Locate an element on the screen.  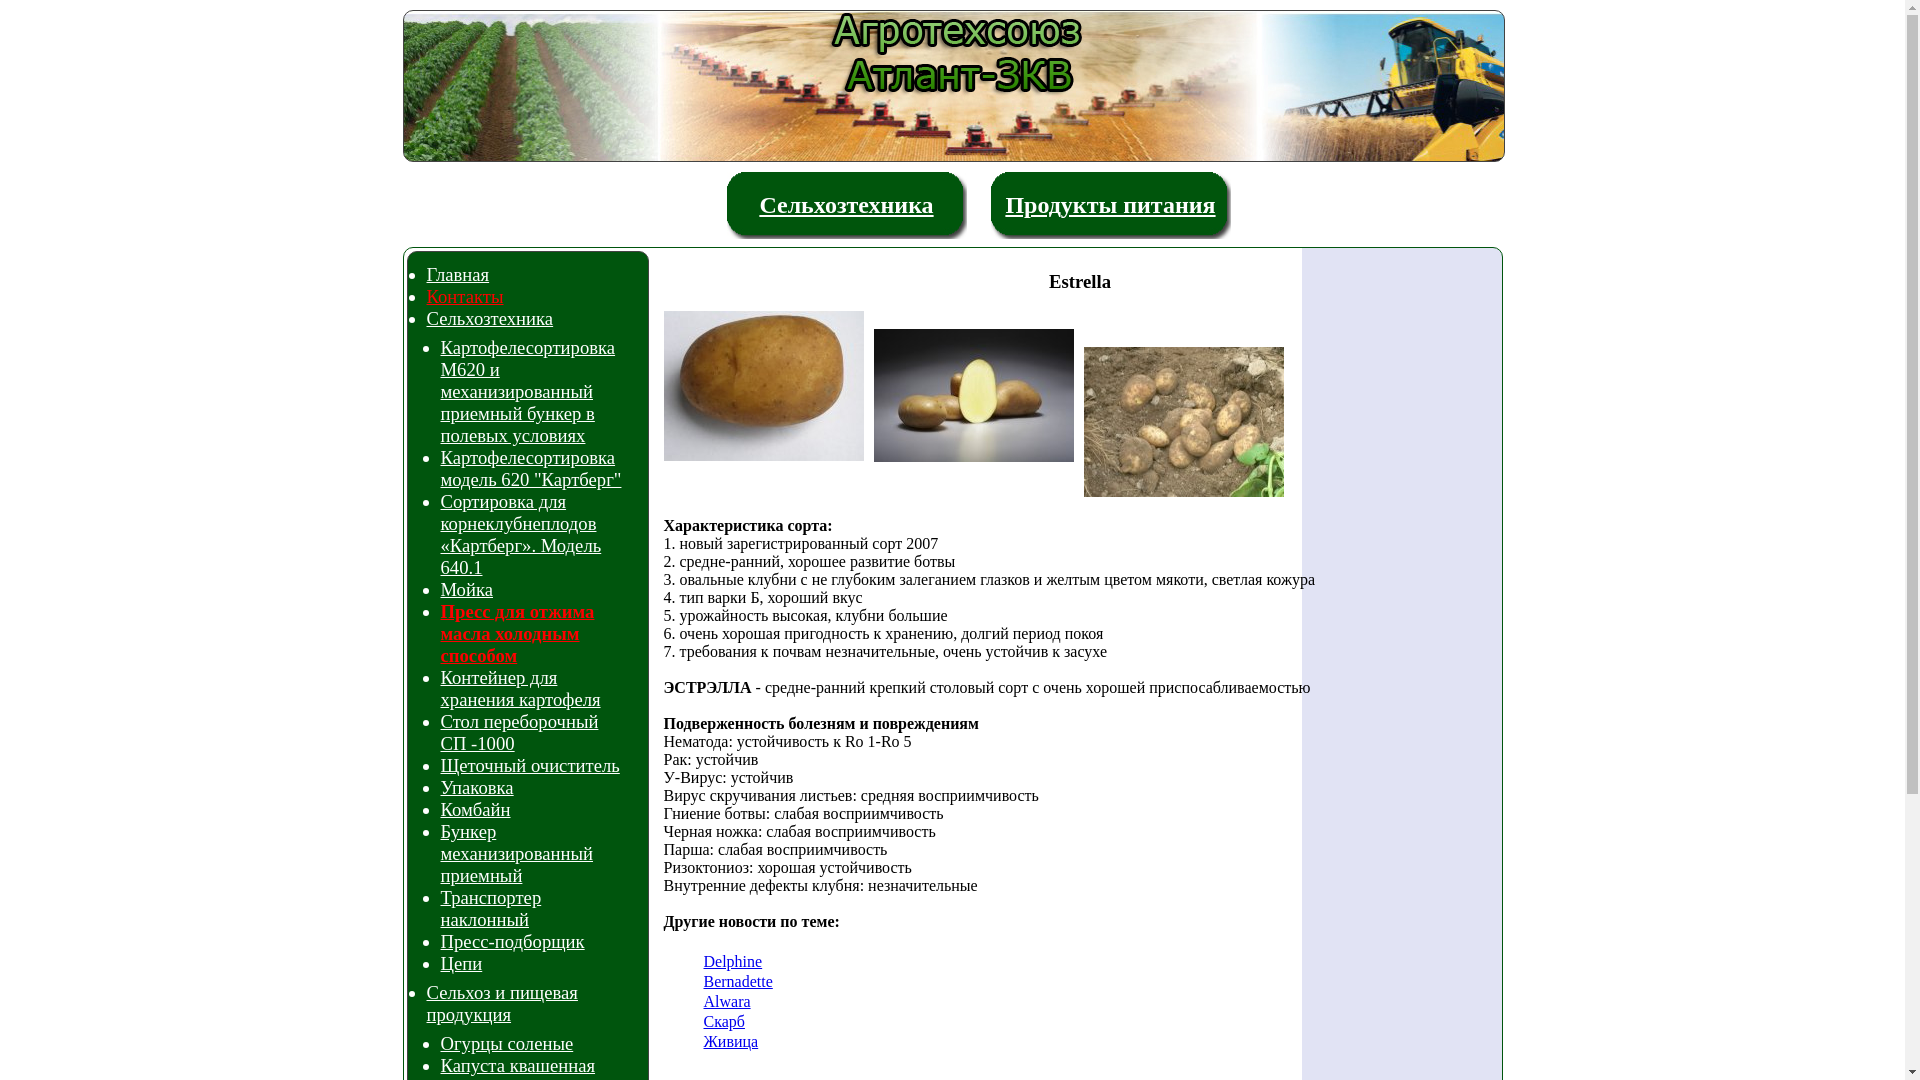
'Alwara' is located at coordinates (704, 1001).